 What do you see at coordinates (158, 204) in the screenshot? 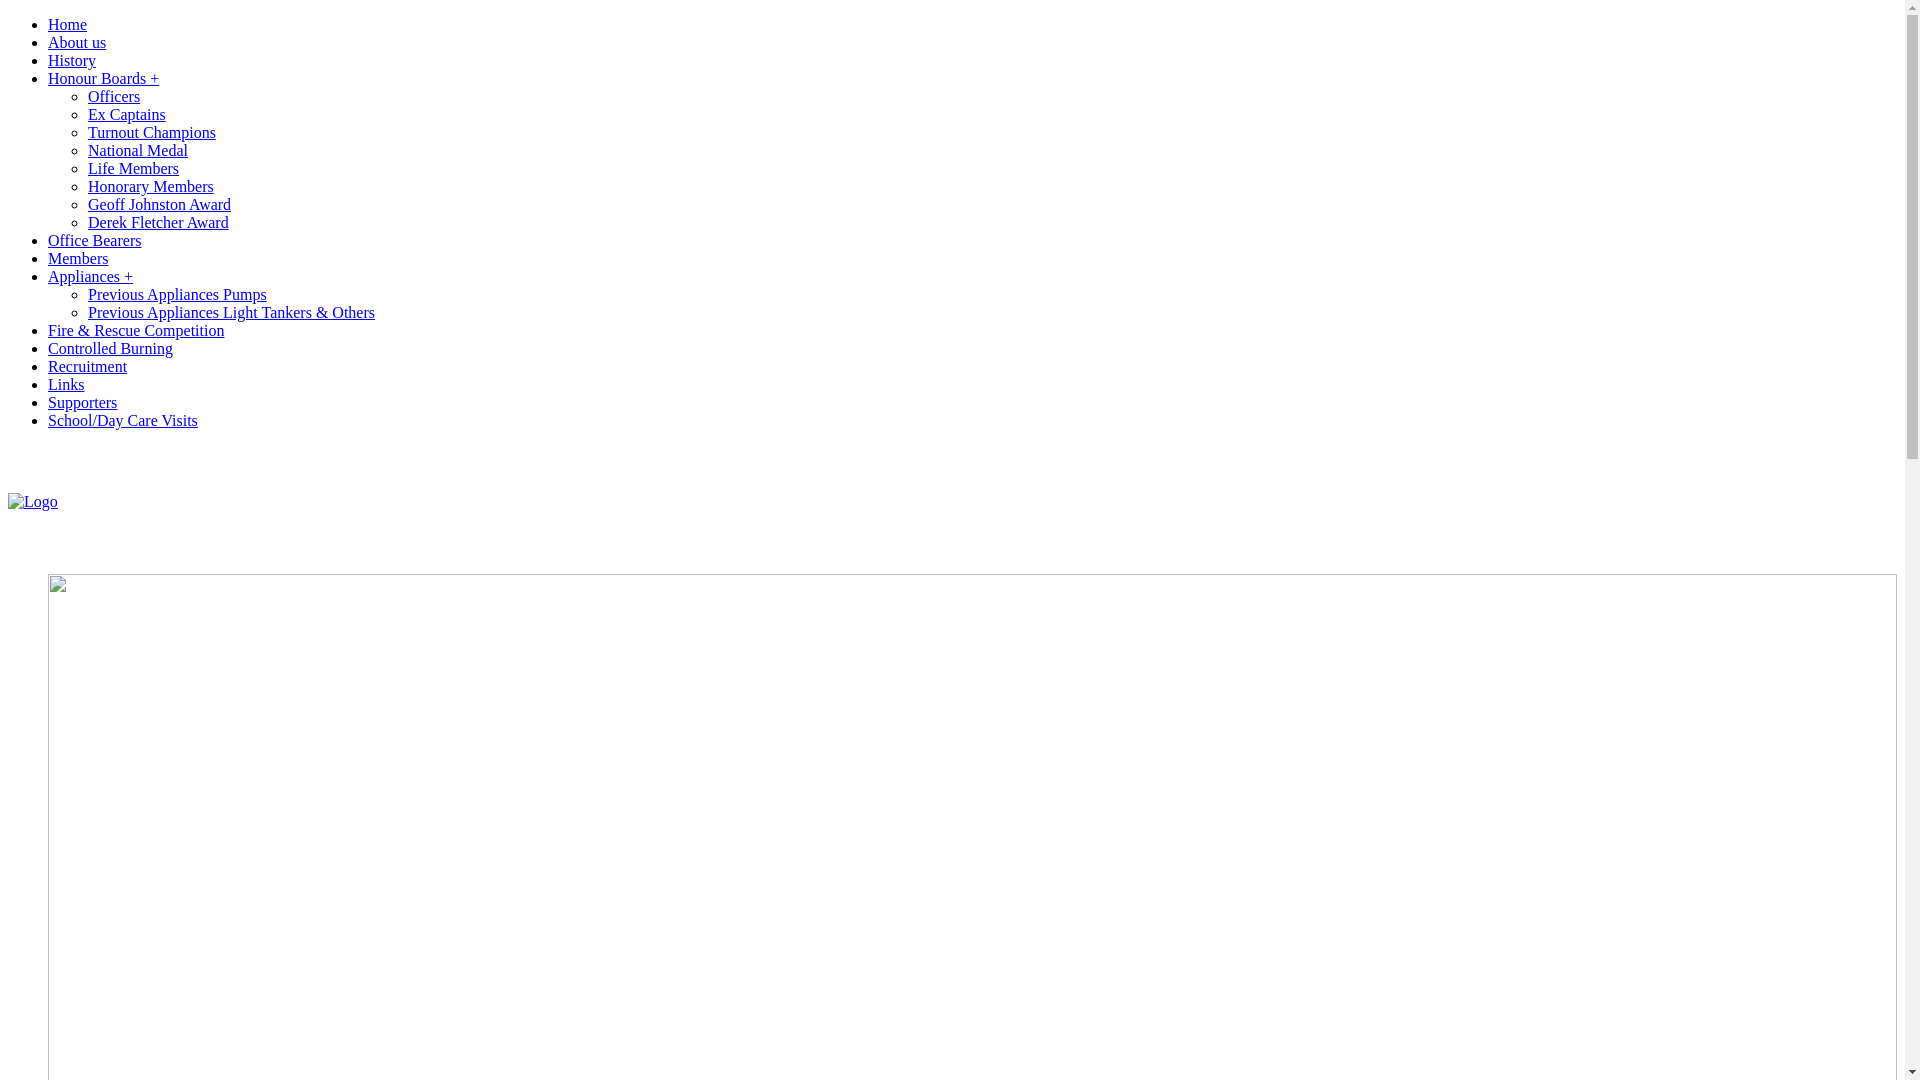
I see `'Geoff Johnston Award'` at bounding box center [158, 204].